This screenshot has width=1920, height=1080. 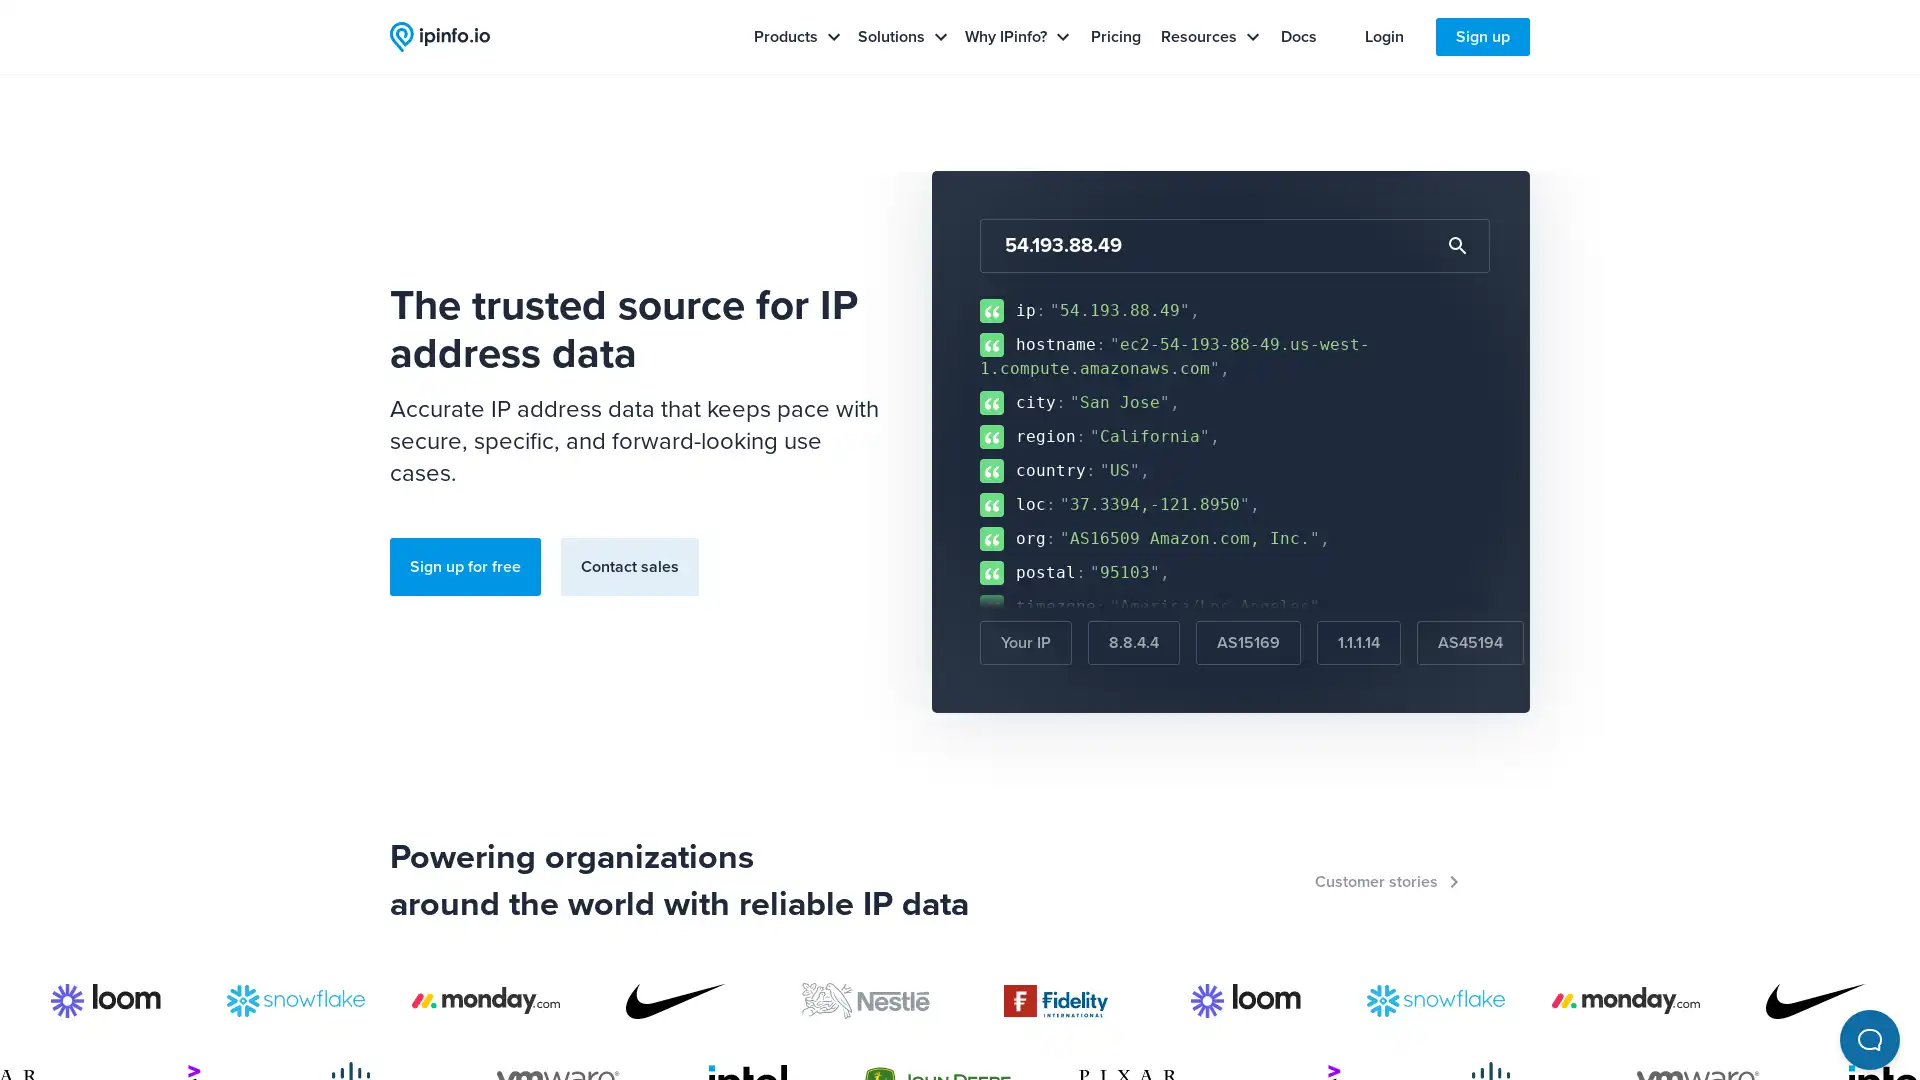 I want to click on Load Chat, so click(x=1848, y=1010).